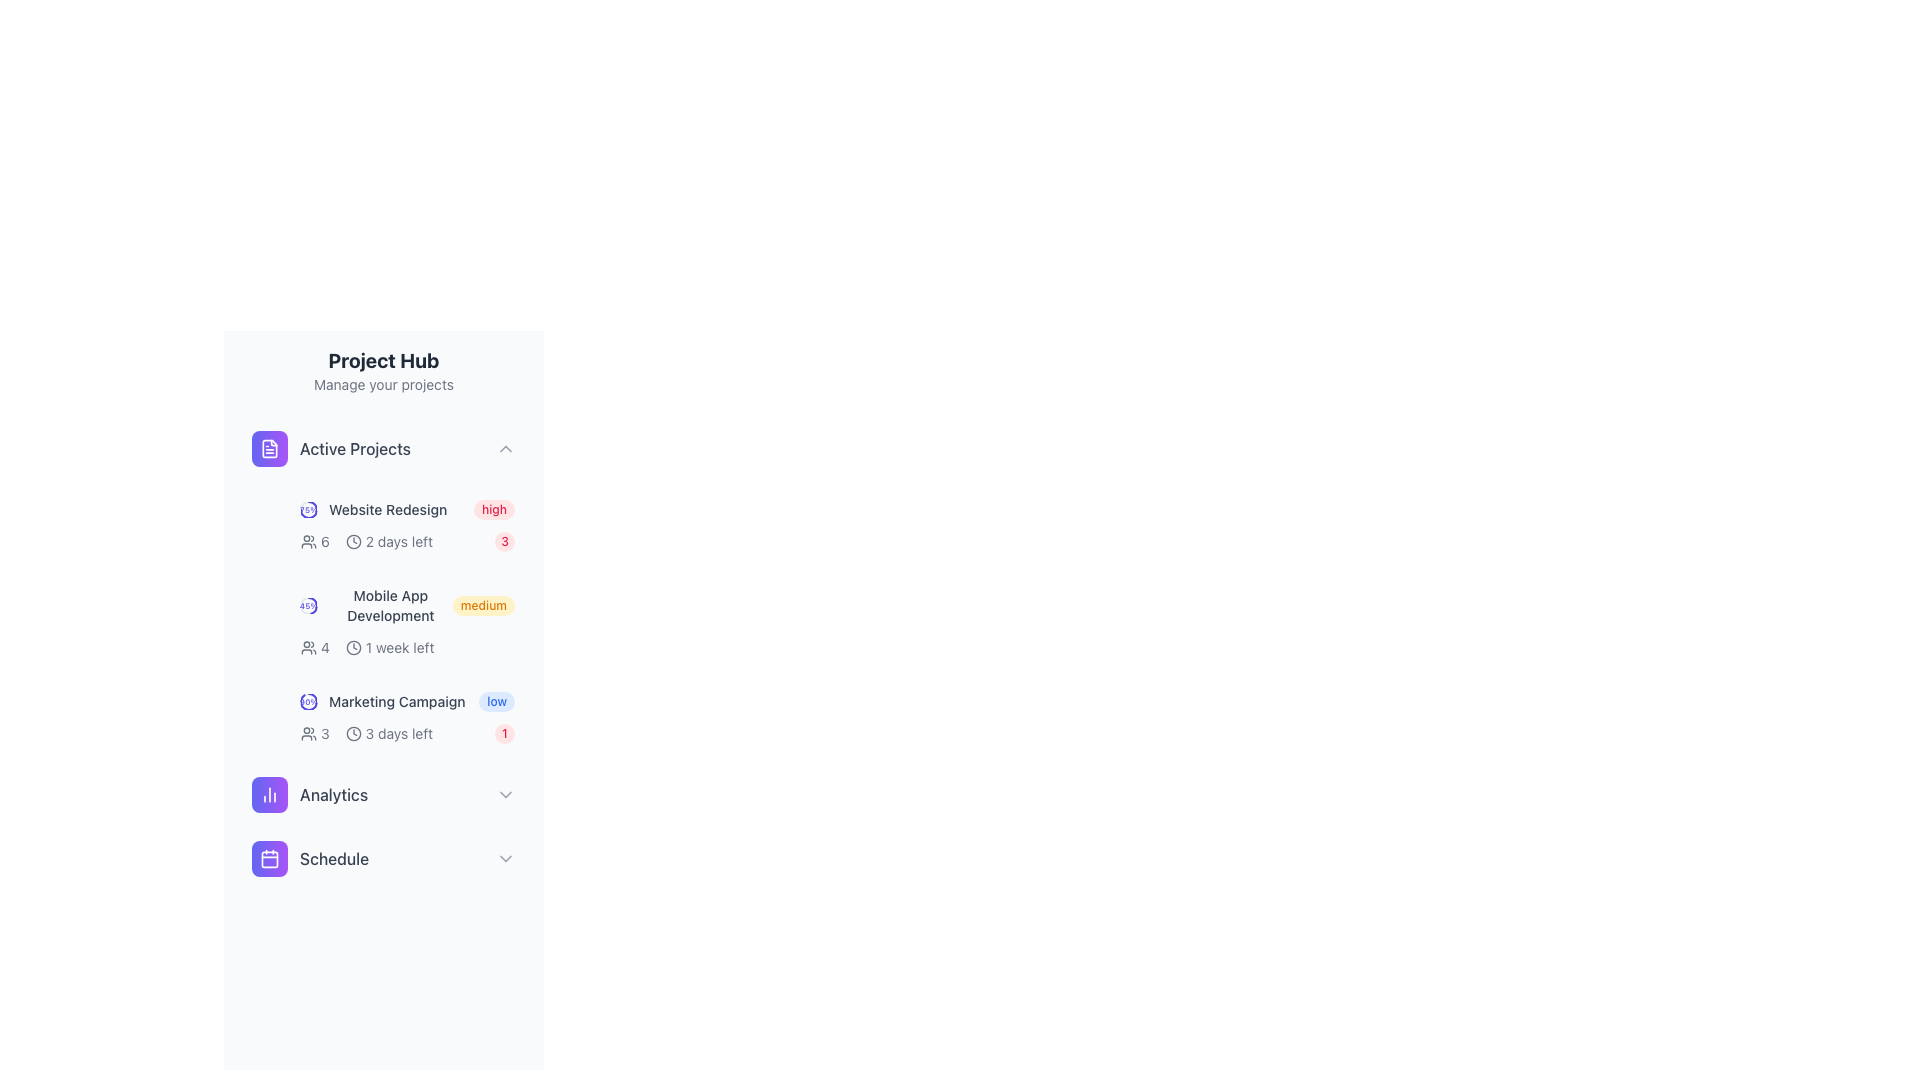  Describe the element at coordinates (268, 793) in the screenshot. I see `the vertical bar chart icon located in the 'Analytics' section of the side menu, which is positioned under 'Active Projects' and above 'Schedule'` at that location.